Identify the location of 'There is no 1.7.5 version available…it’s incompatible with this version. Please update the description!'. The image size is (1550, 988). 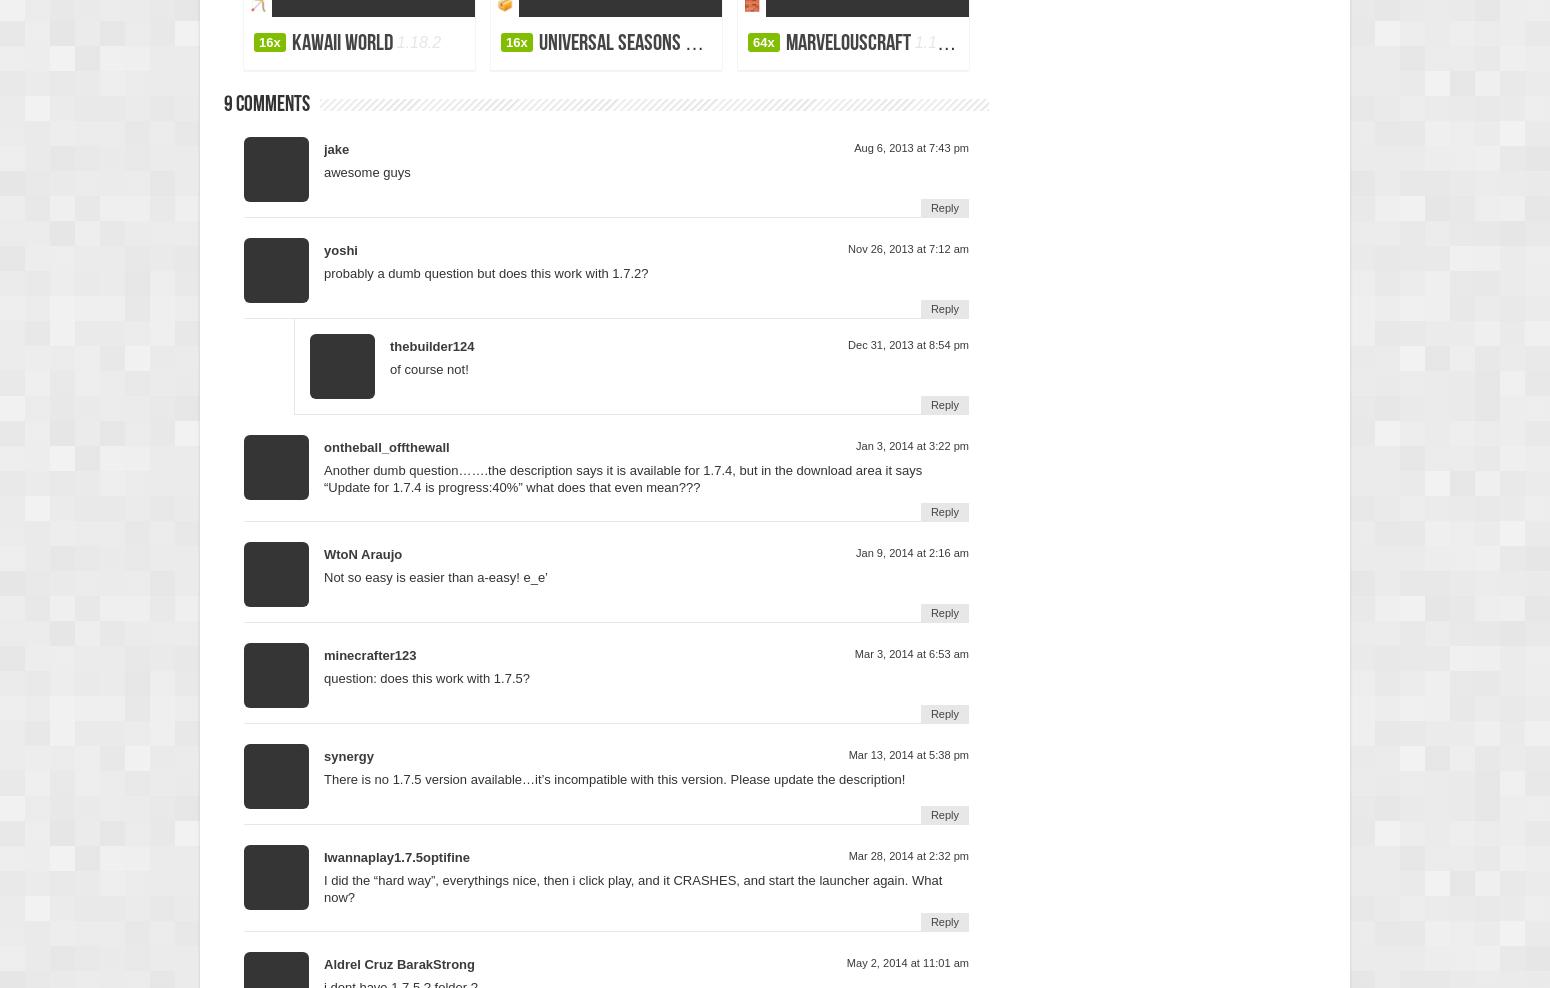
(614, 777).